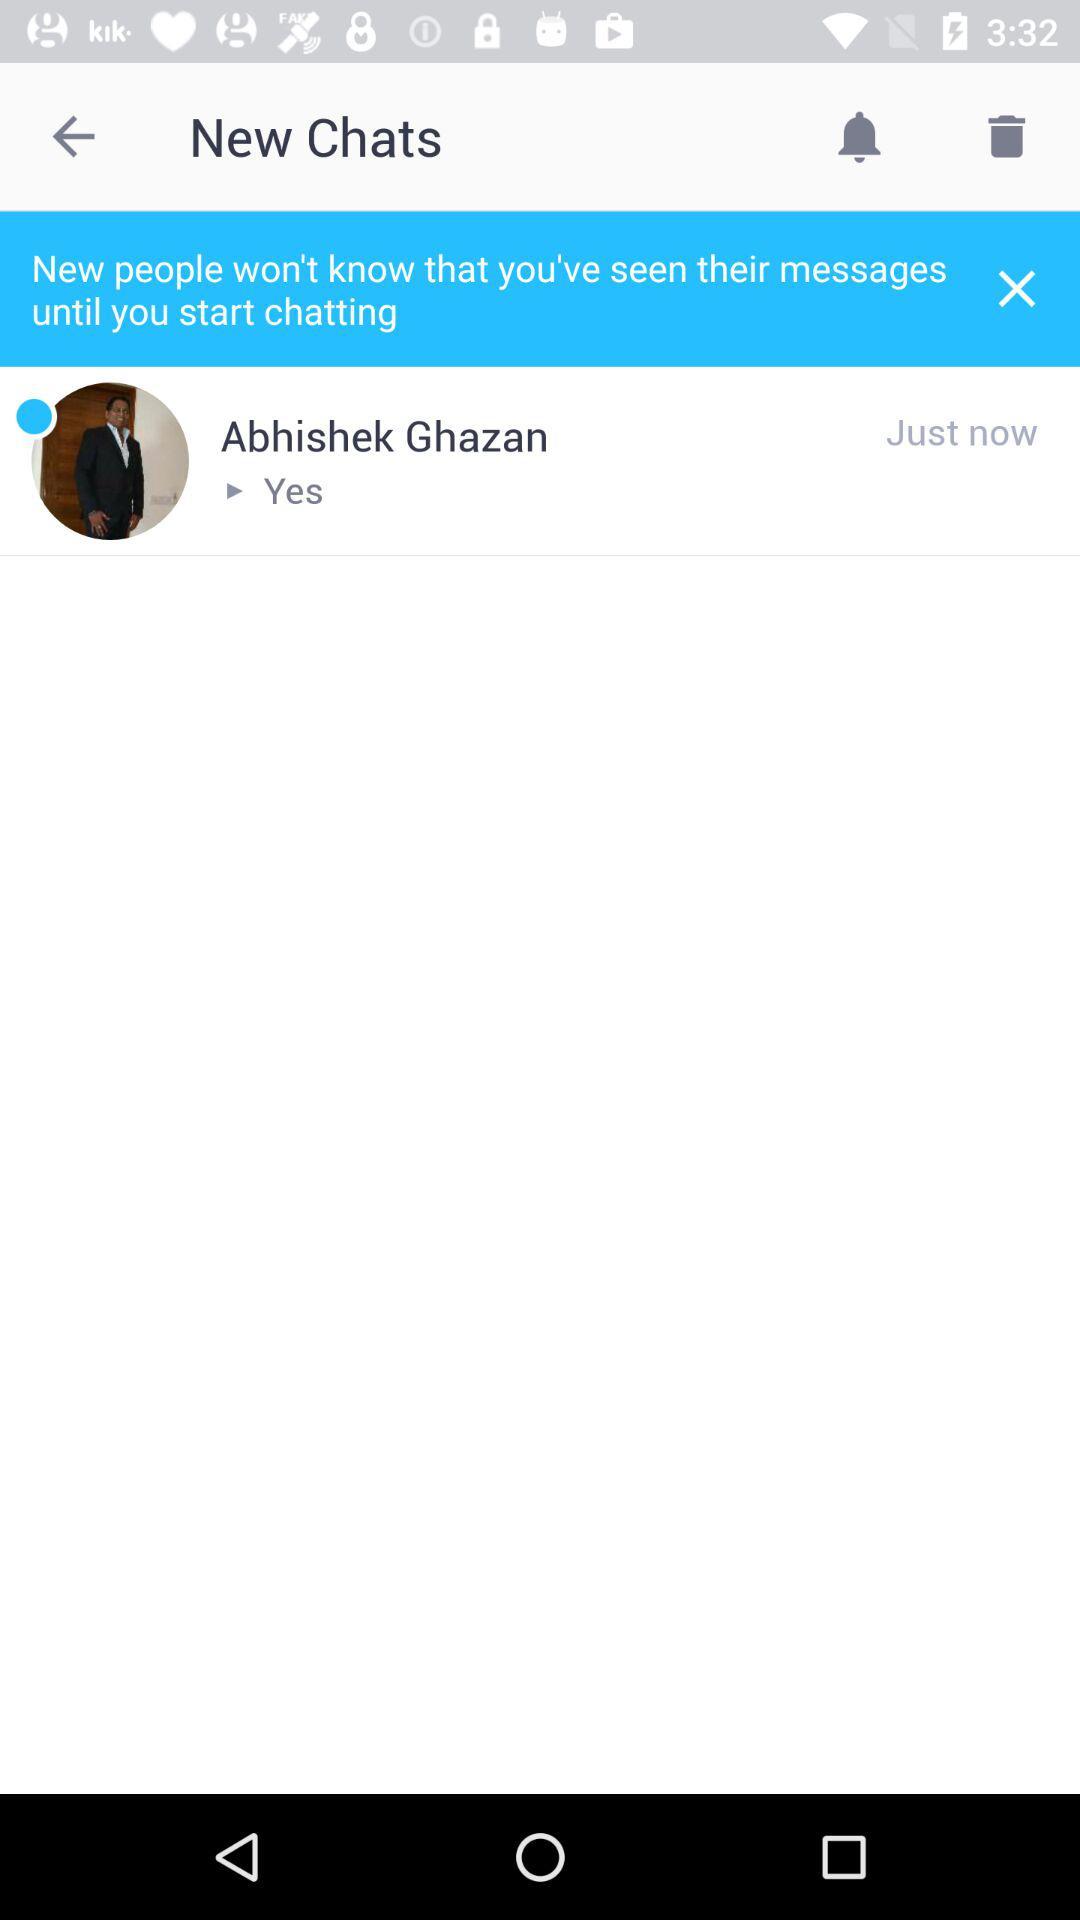 The height and width of the screenshot is (1920, 1080). I want to click on the item to the right of new people won, so click(1017, 287).